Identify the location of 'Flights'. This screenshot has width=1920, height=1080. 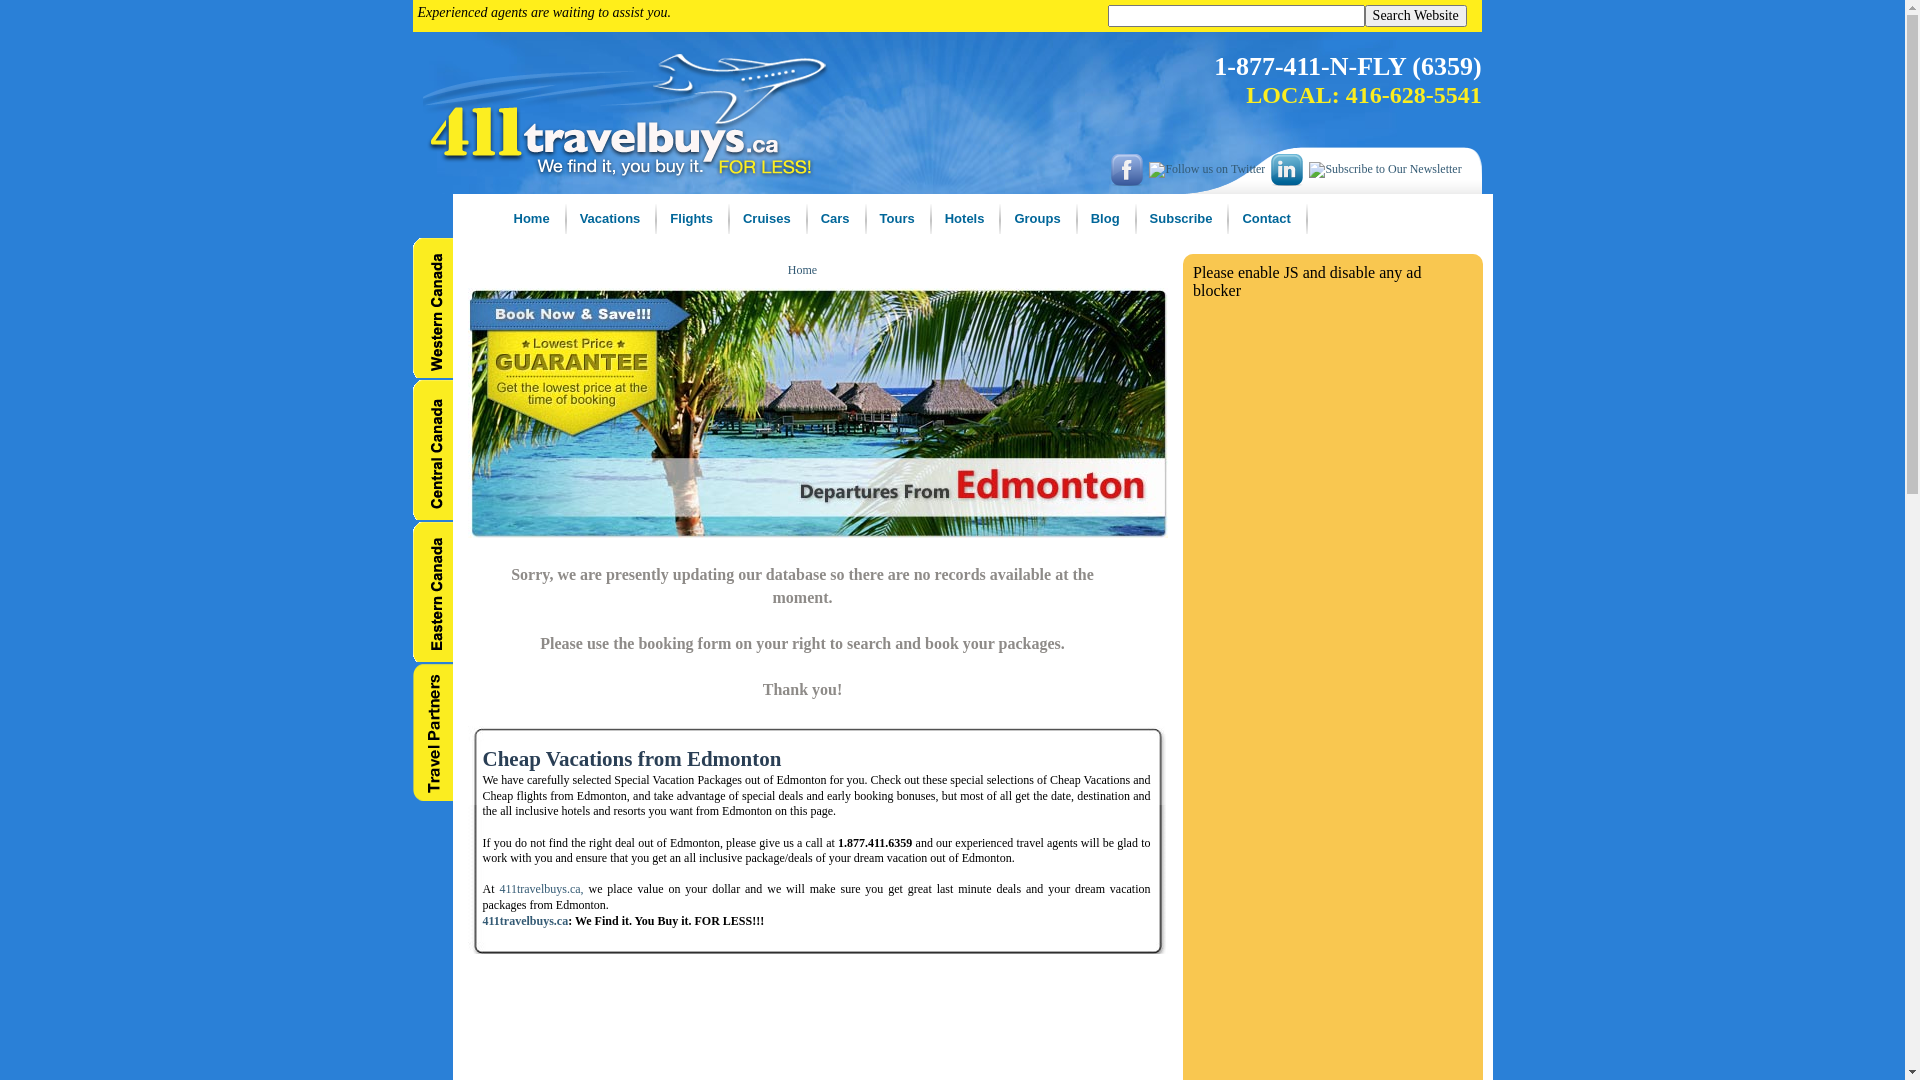
(692, 219).